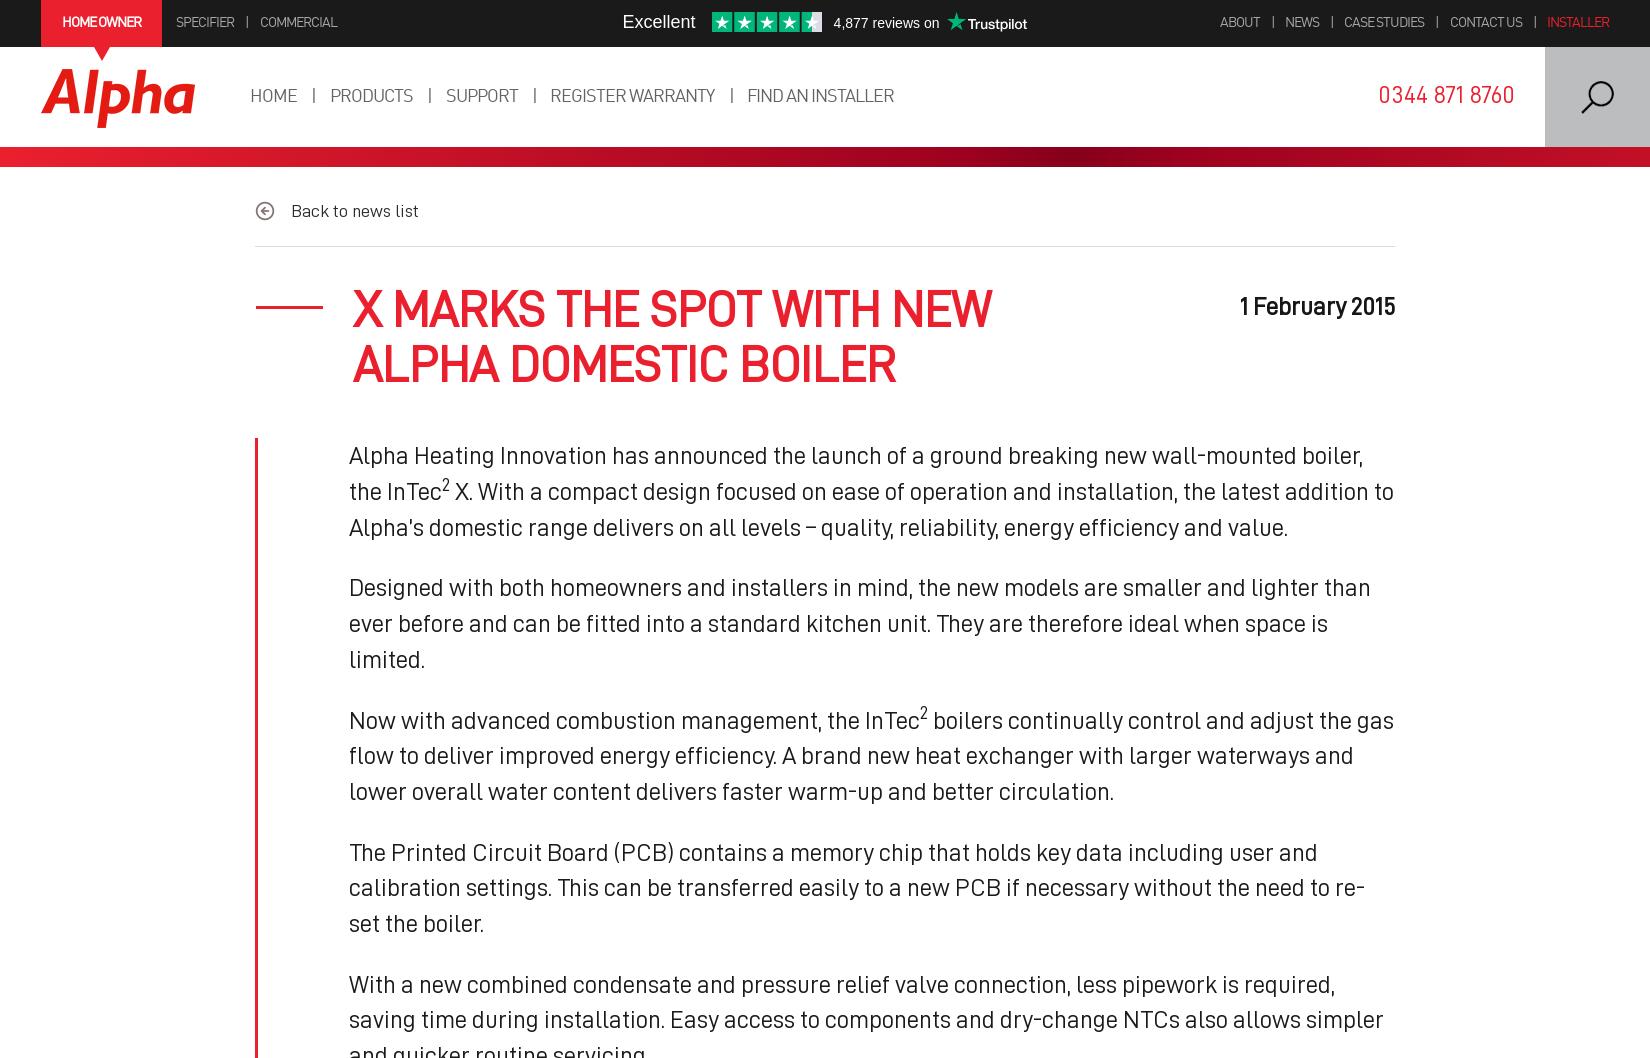 Image resolution: width=1650 pixels, height=1058 pixels. I want to click on 'Installer', so click(1577, 22).